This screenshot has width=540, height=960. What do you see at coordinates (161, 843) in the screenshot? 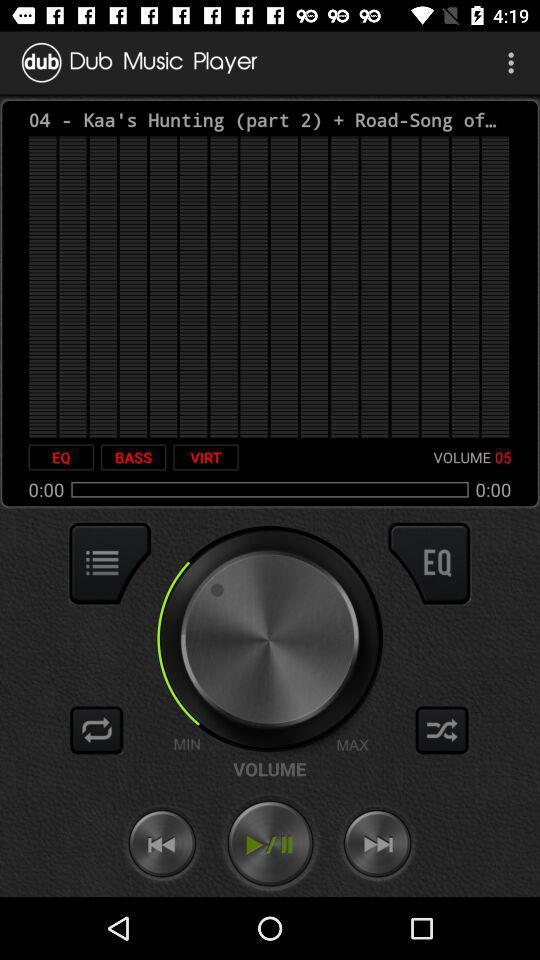
I see `move back` at bounding box center [161, 843].